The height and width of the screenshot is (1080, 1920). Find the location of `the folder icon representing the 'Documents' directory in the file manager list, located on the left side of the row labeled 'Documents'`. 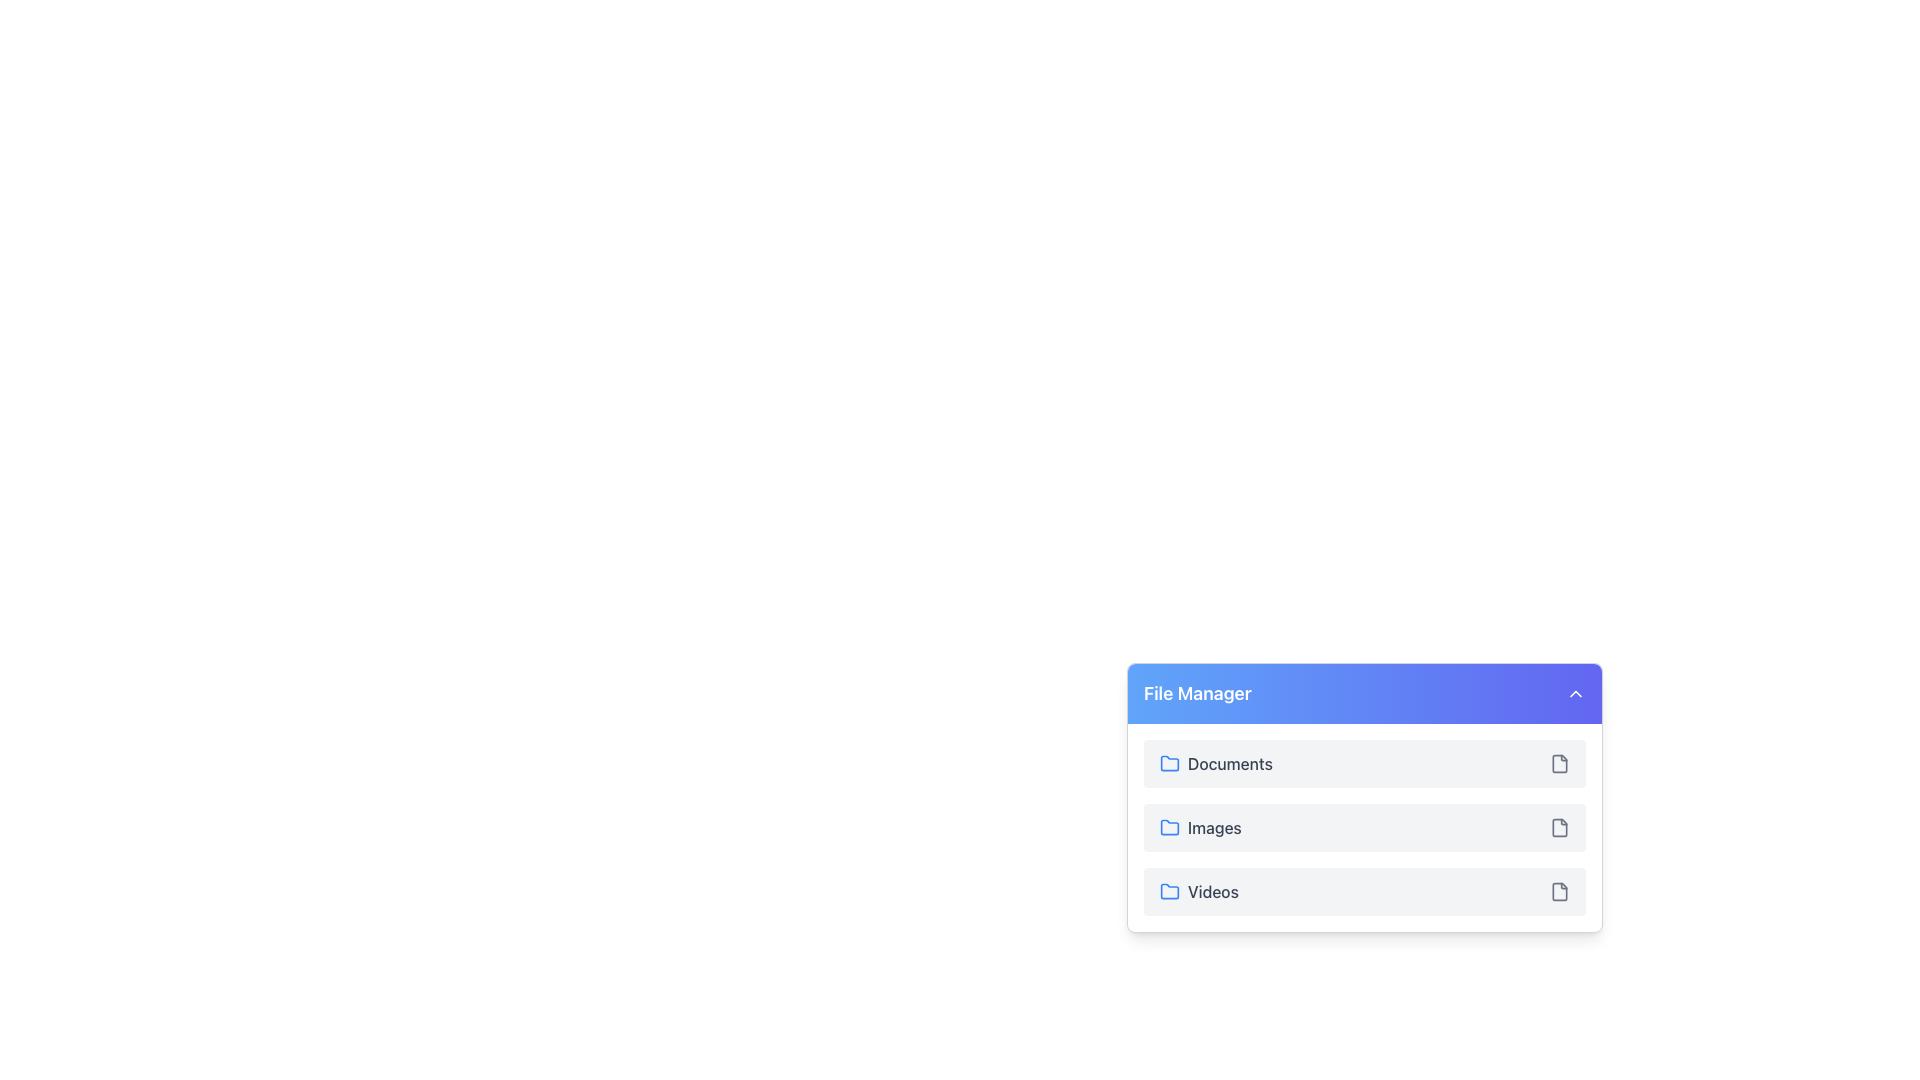

the folder icon representing the 'Documents' directory in the file manager list, located on the left side of the row labeled 'Documents' is located at coordinates (1170, 763).